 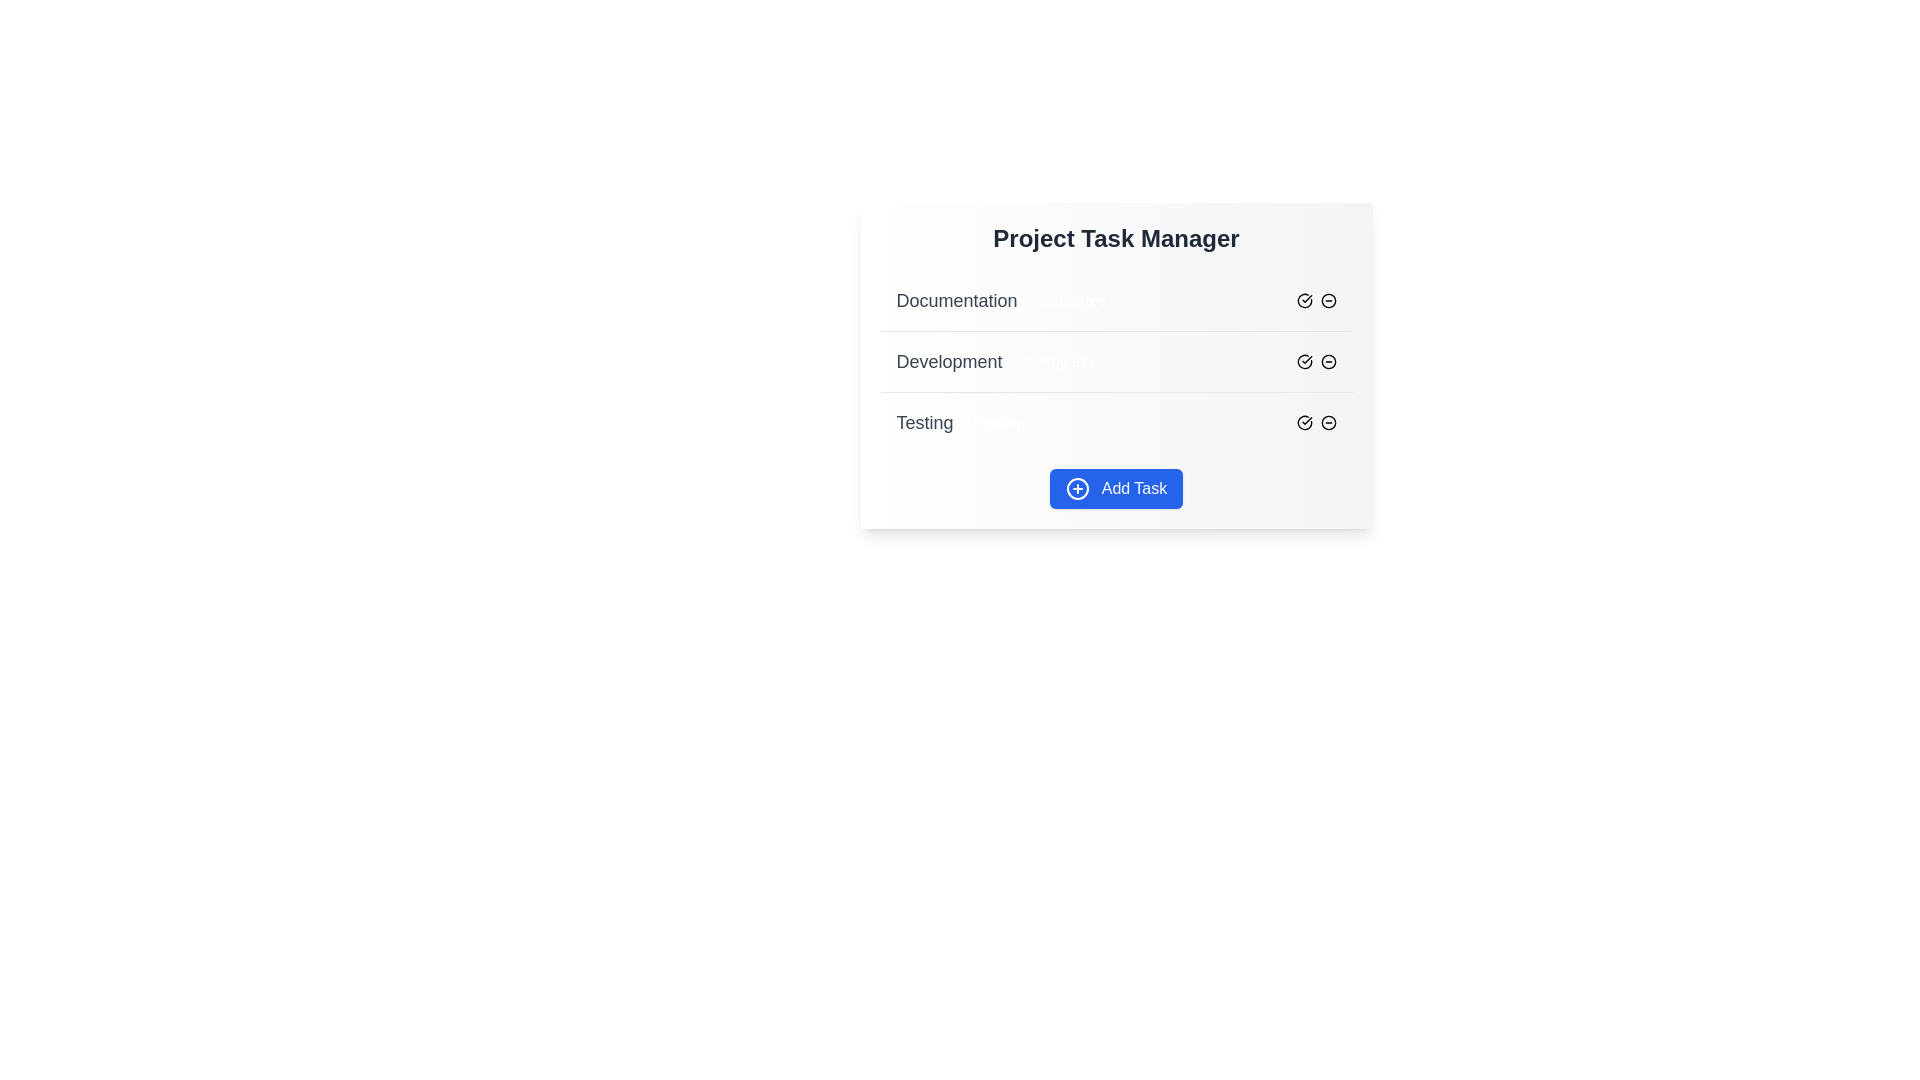 What do you see at coordinates (1076, 489) in the screenshot?
I see `the interactive area of the blue button labeled 'Add Task', specifically targeting the outer circular stroke of the SVG icon` at bounding box center [1076, 489].